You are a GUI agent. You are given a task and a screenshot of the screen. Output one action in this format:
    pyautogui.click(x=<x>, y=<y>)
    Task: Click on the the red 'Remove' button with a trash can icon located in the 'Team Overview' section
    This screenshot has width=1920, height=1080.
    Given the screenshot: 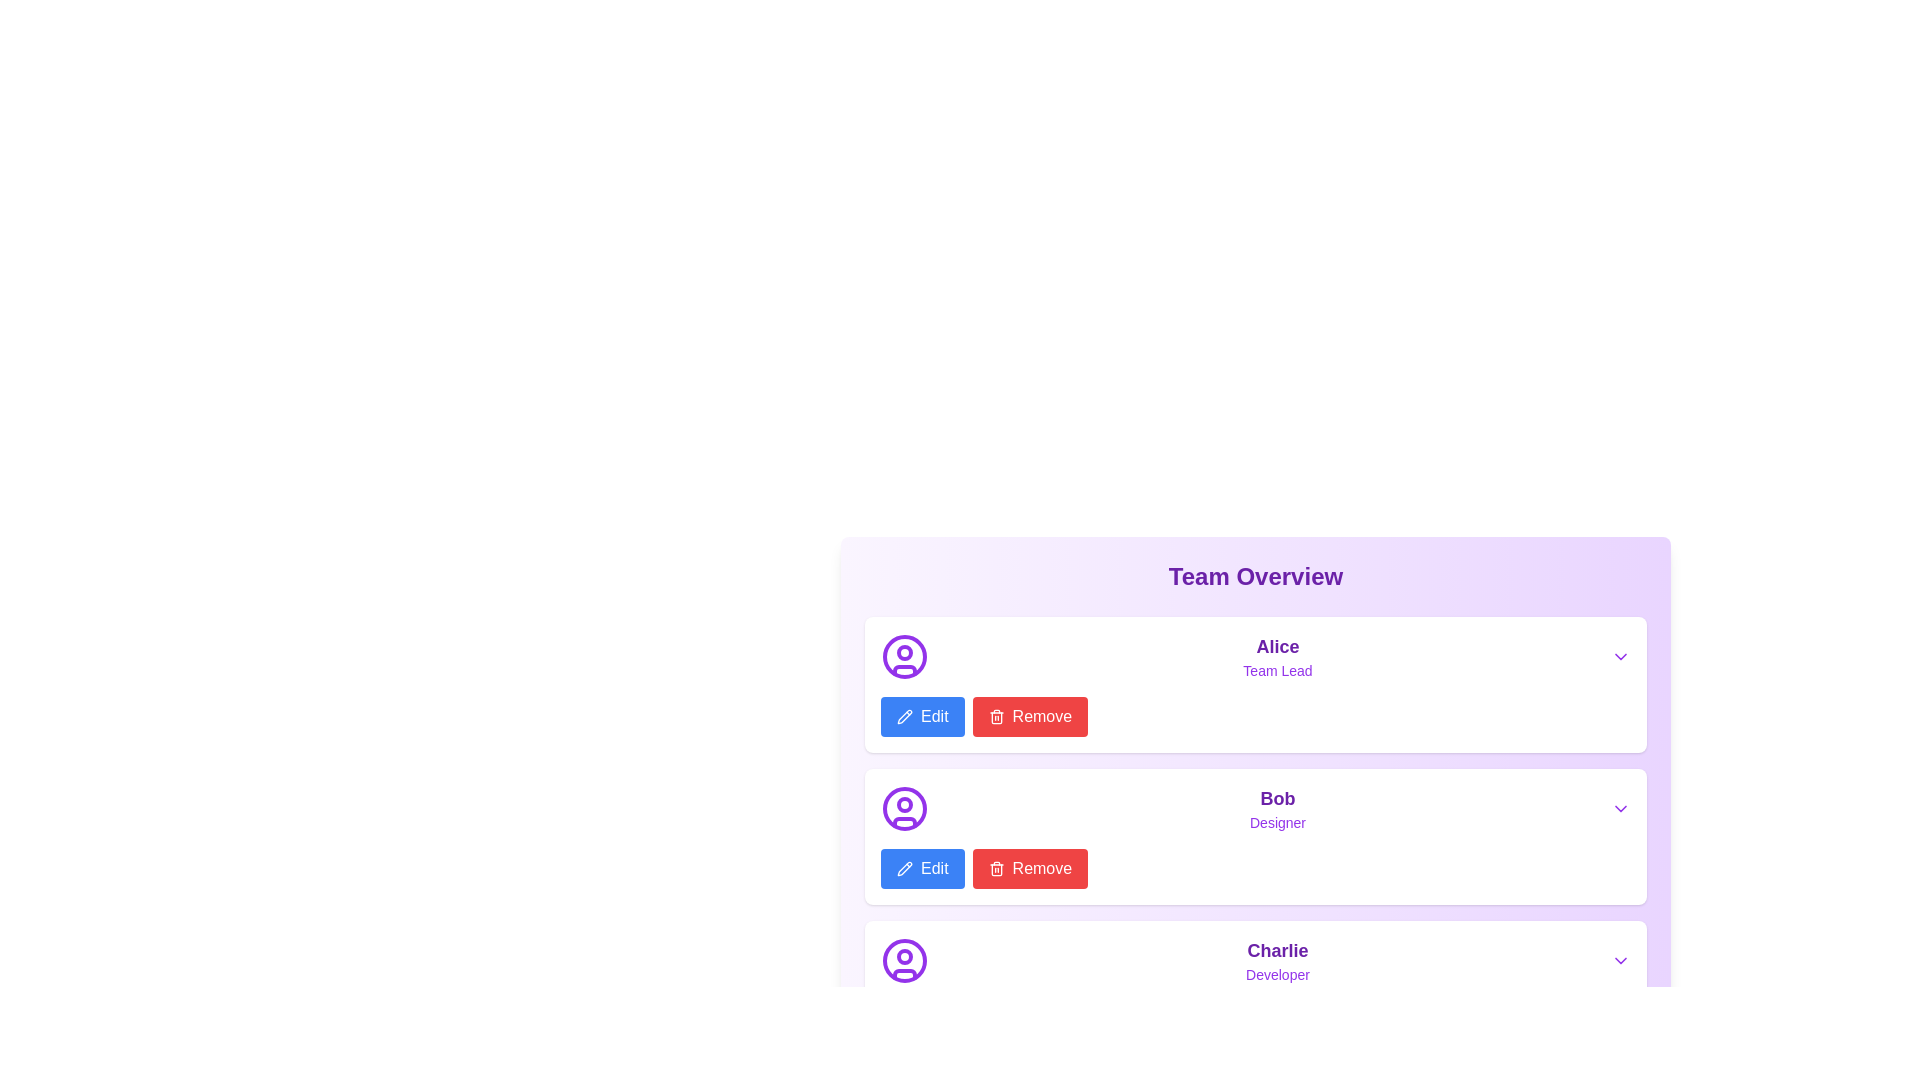 What is the action you would take?
    pyautogui.click(x=1030, y=867)
    